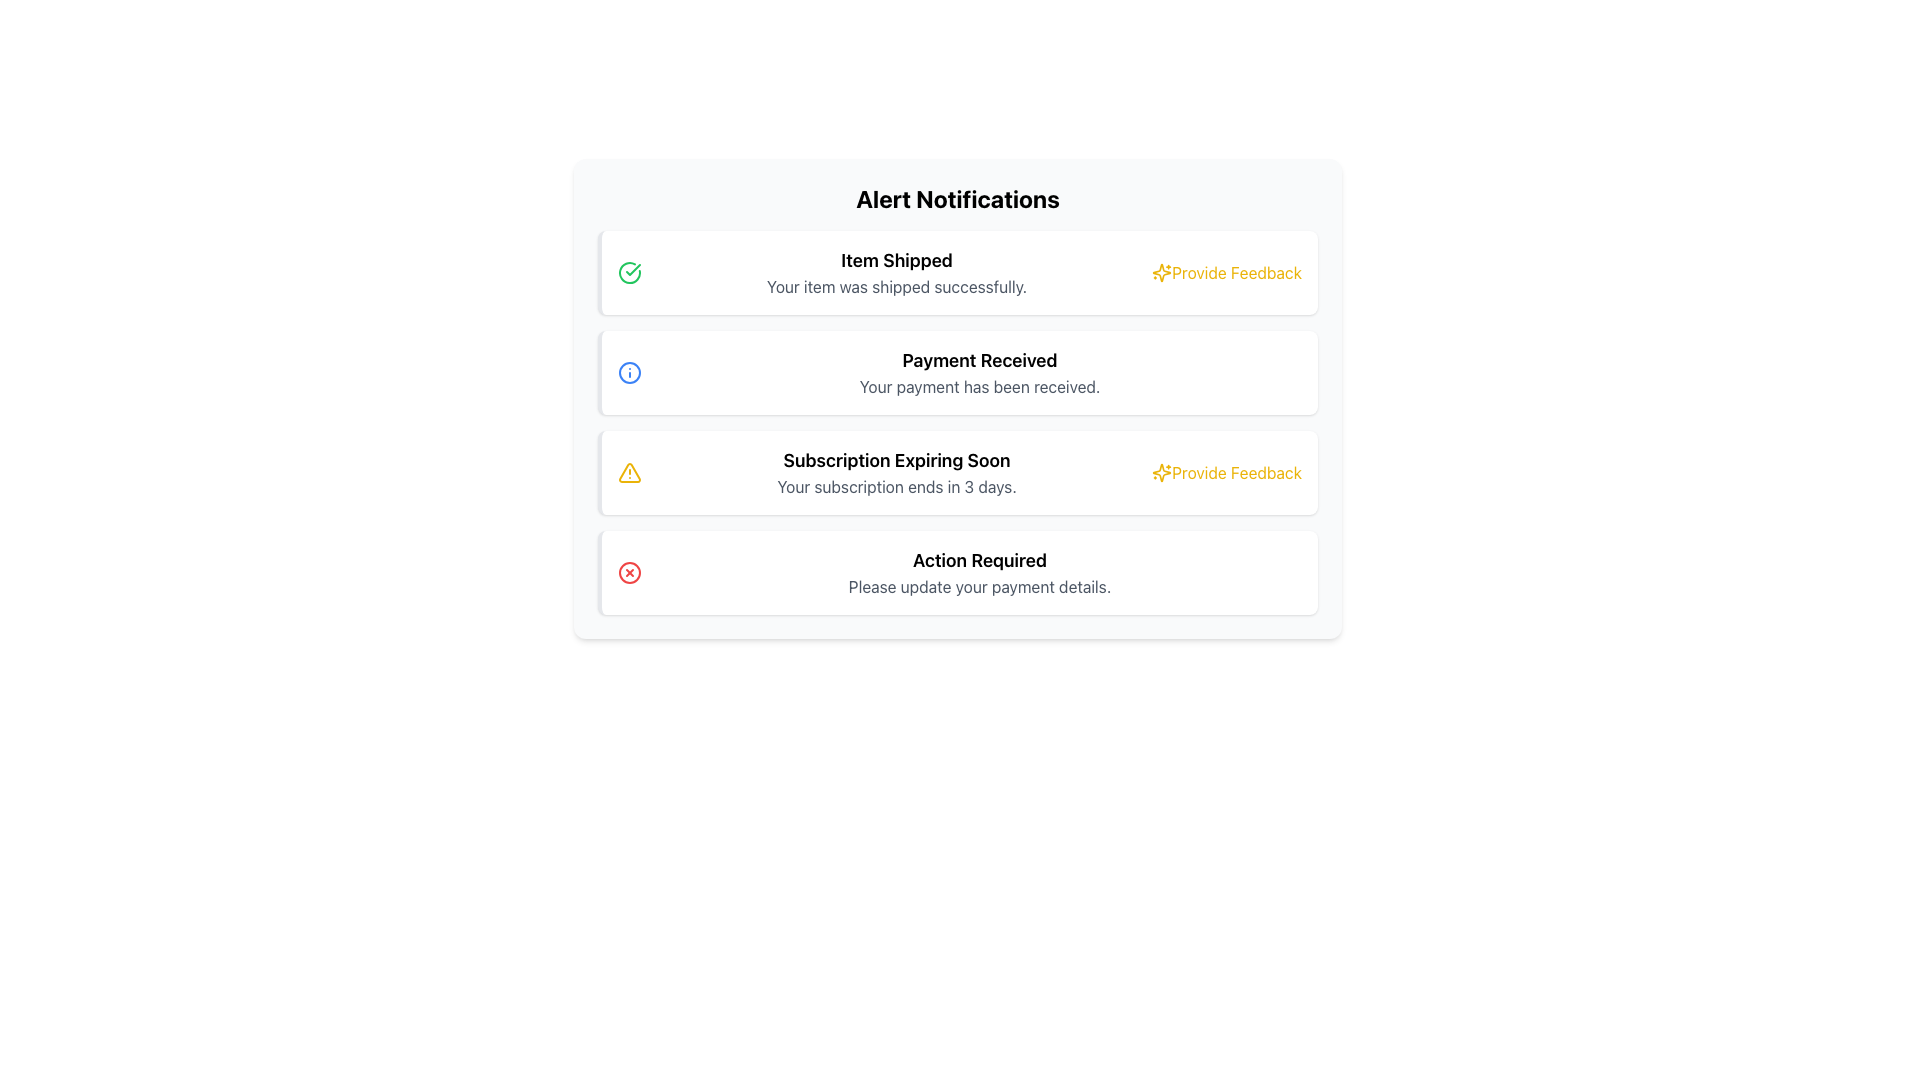  I want to click on the alert icon located at the far left of the last notification entry in the 'Alert Notifications' section, so click(628, 573).